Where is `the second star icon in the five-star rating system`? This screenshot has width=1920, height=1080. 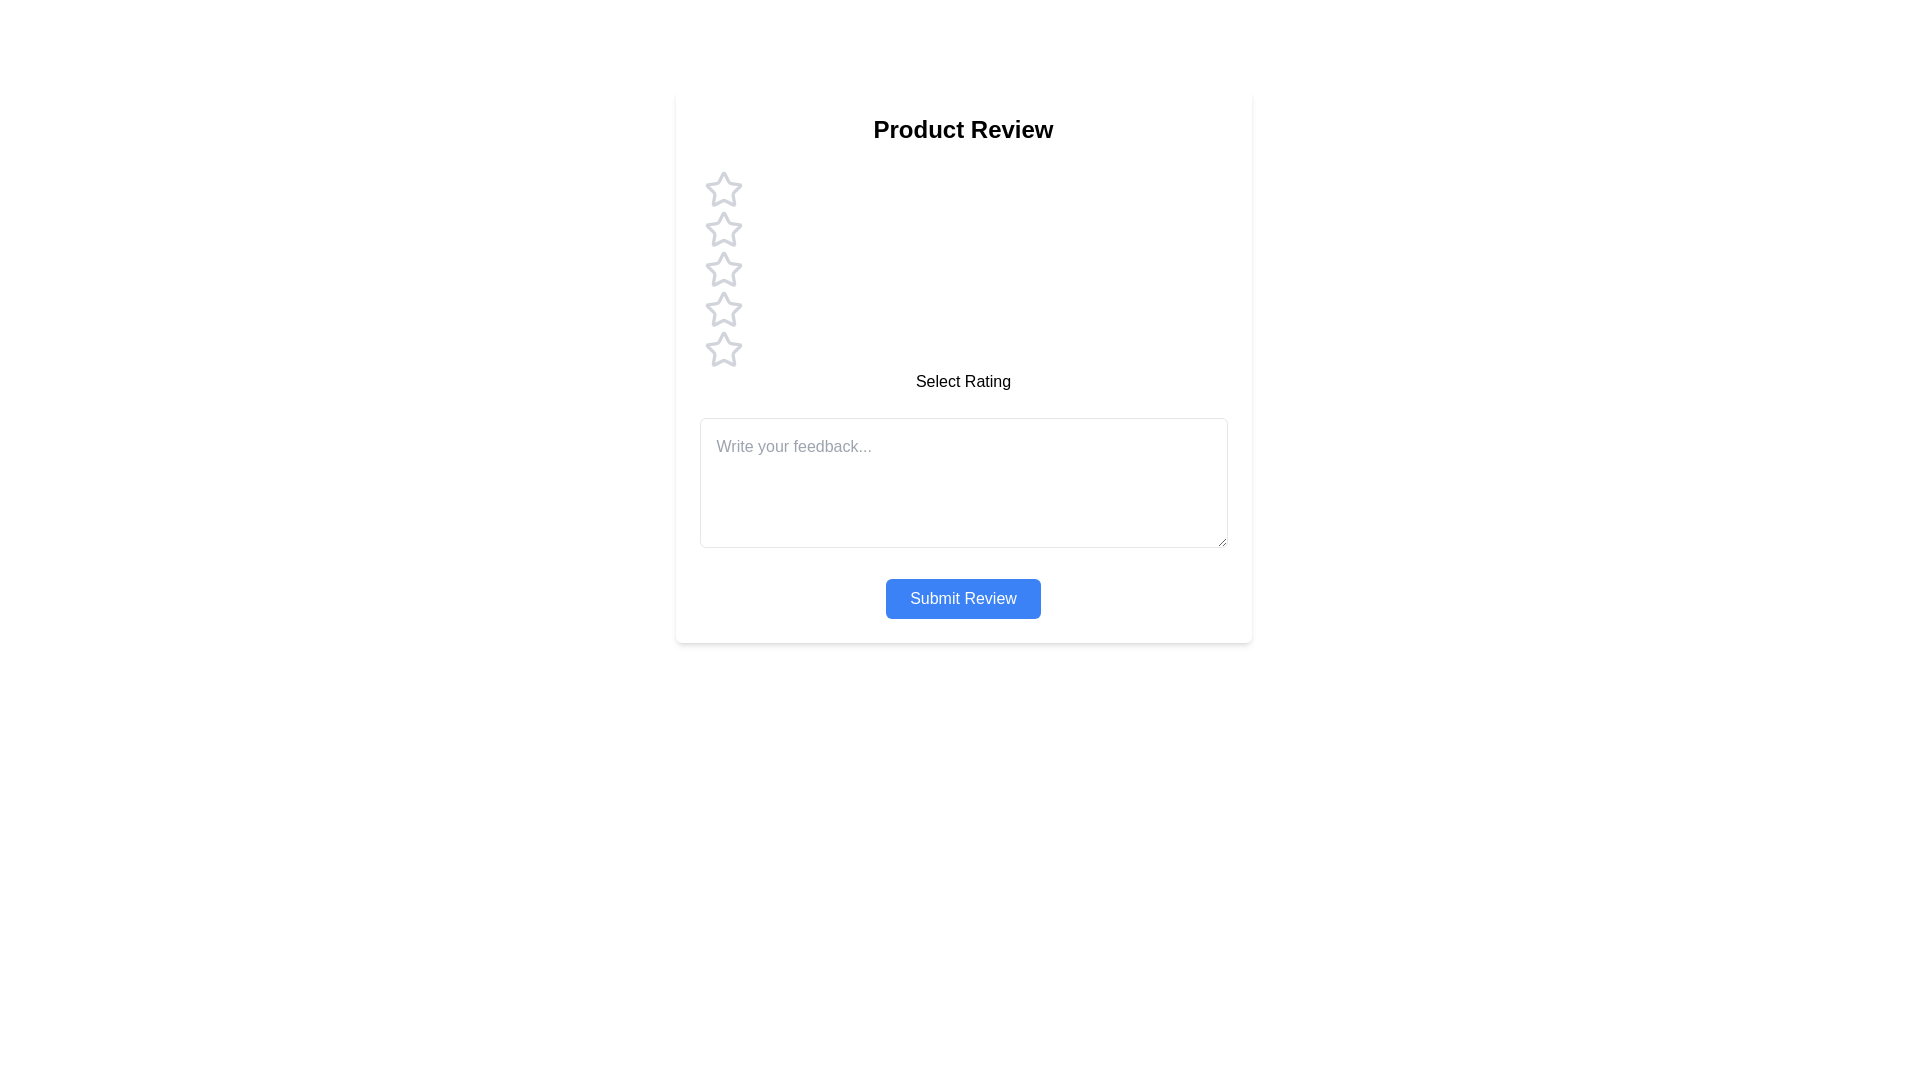
the second star icon in the five-star rating system is located at coordinates (722, 229).